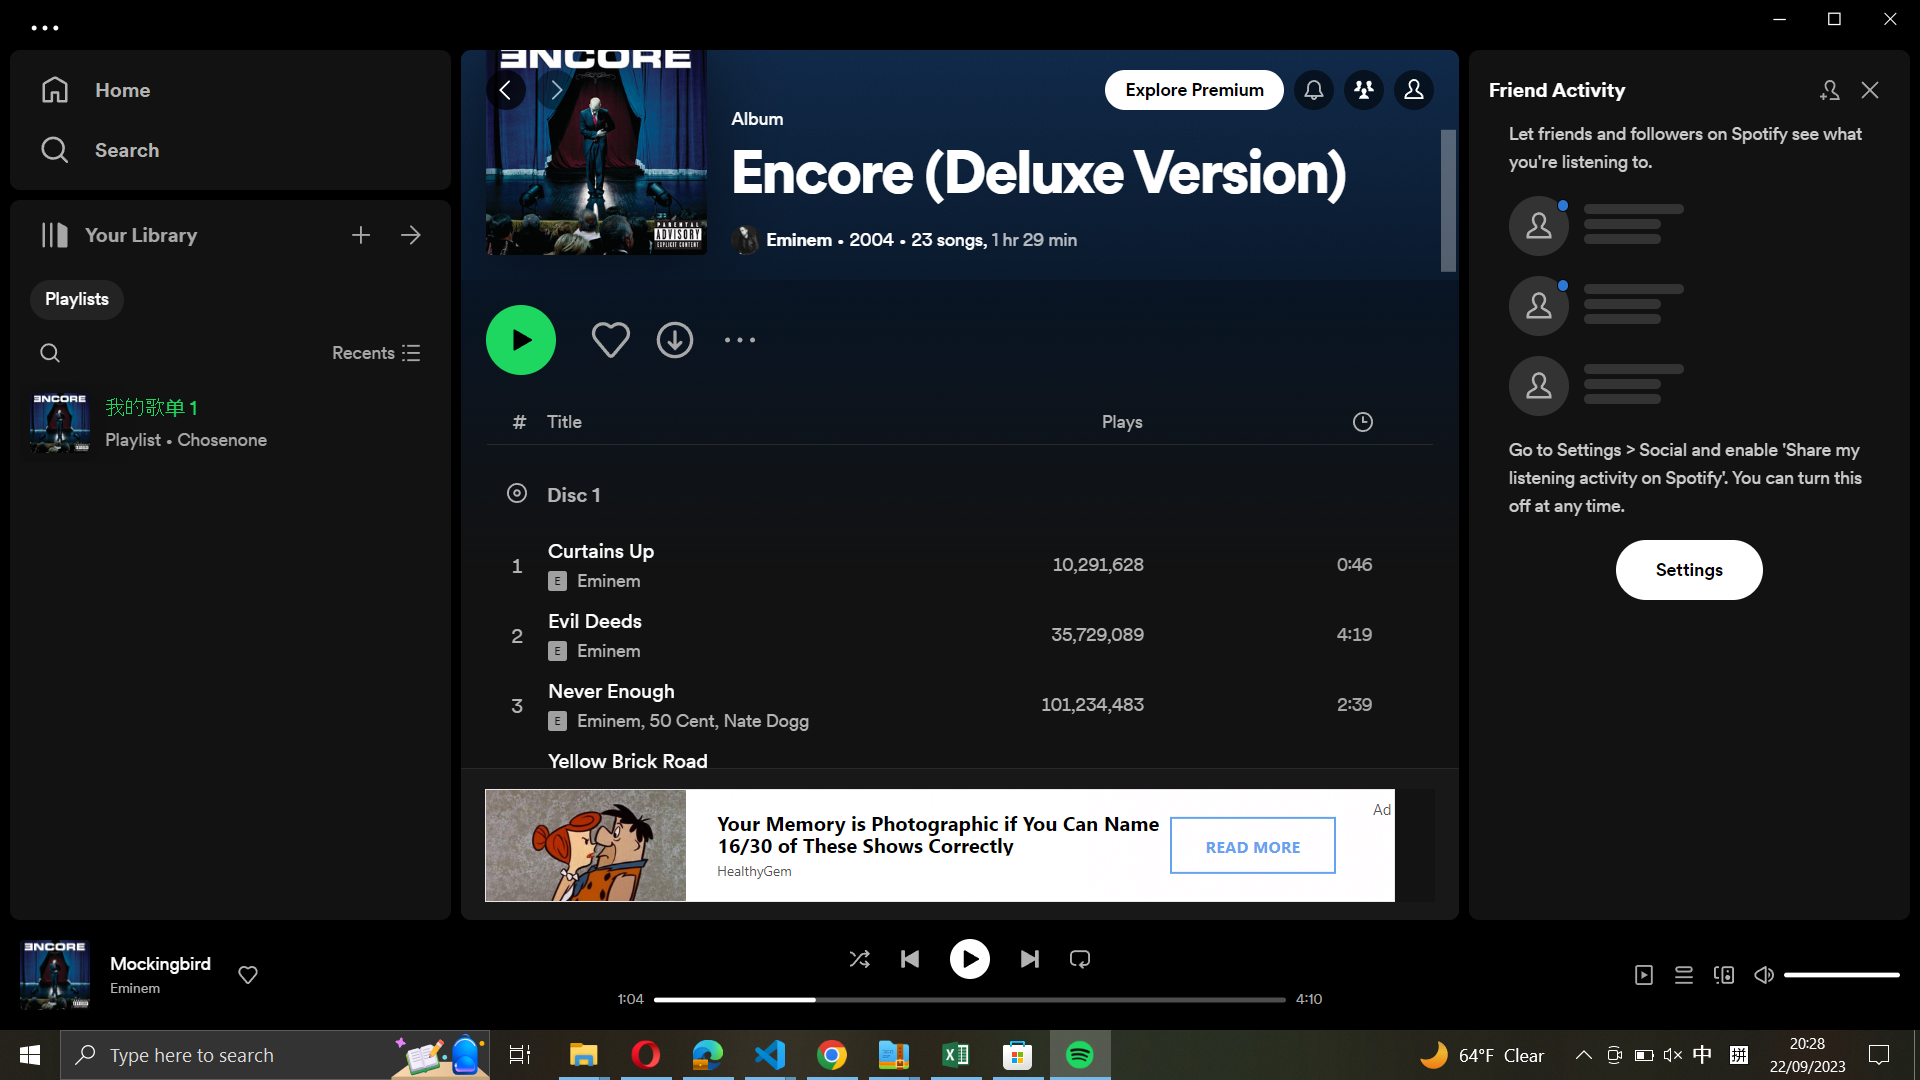 Image resolution: width=1920 pixels, height=1080 pixels. Describe the element at coordinates (1198, 424) in the screenshot. I see `Organize the playlist based on the count of plays` at that location.